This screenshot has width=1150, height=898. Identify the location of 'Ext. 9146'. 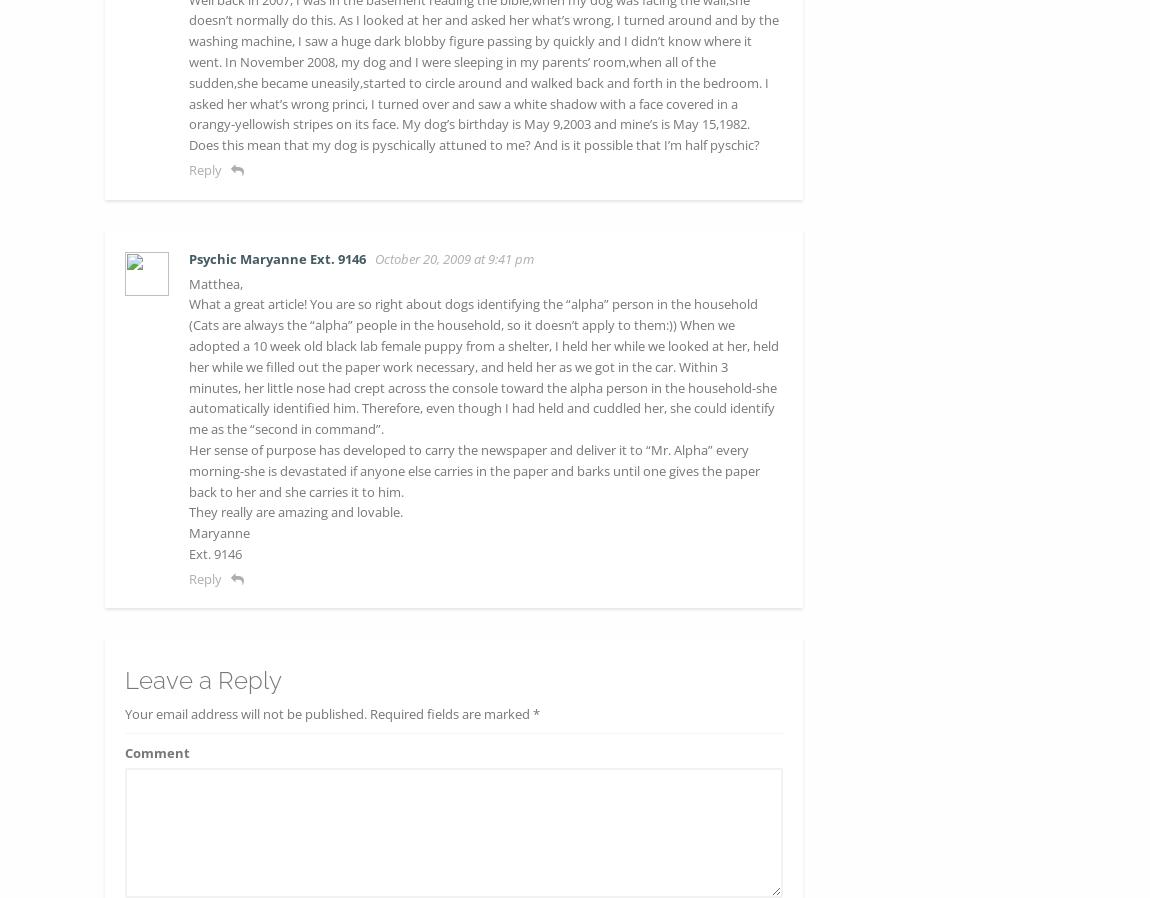
(187, 551).